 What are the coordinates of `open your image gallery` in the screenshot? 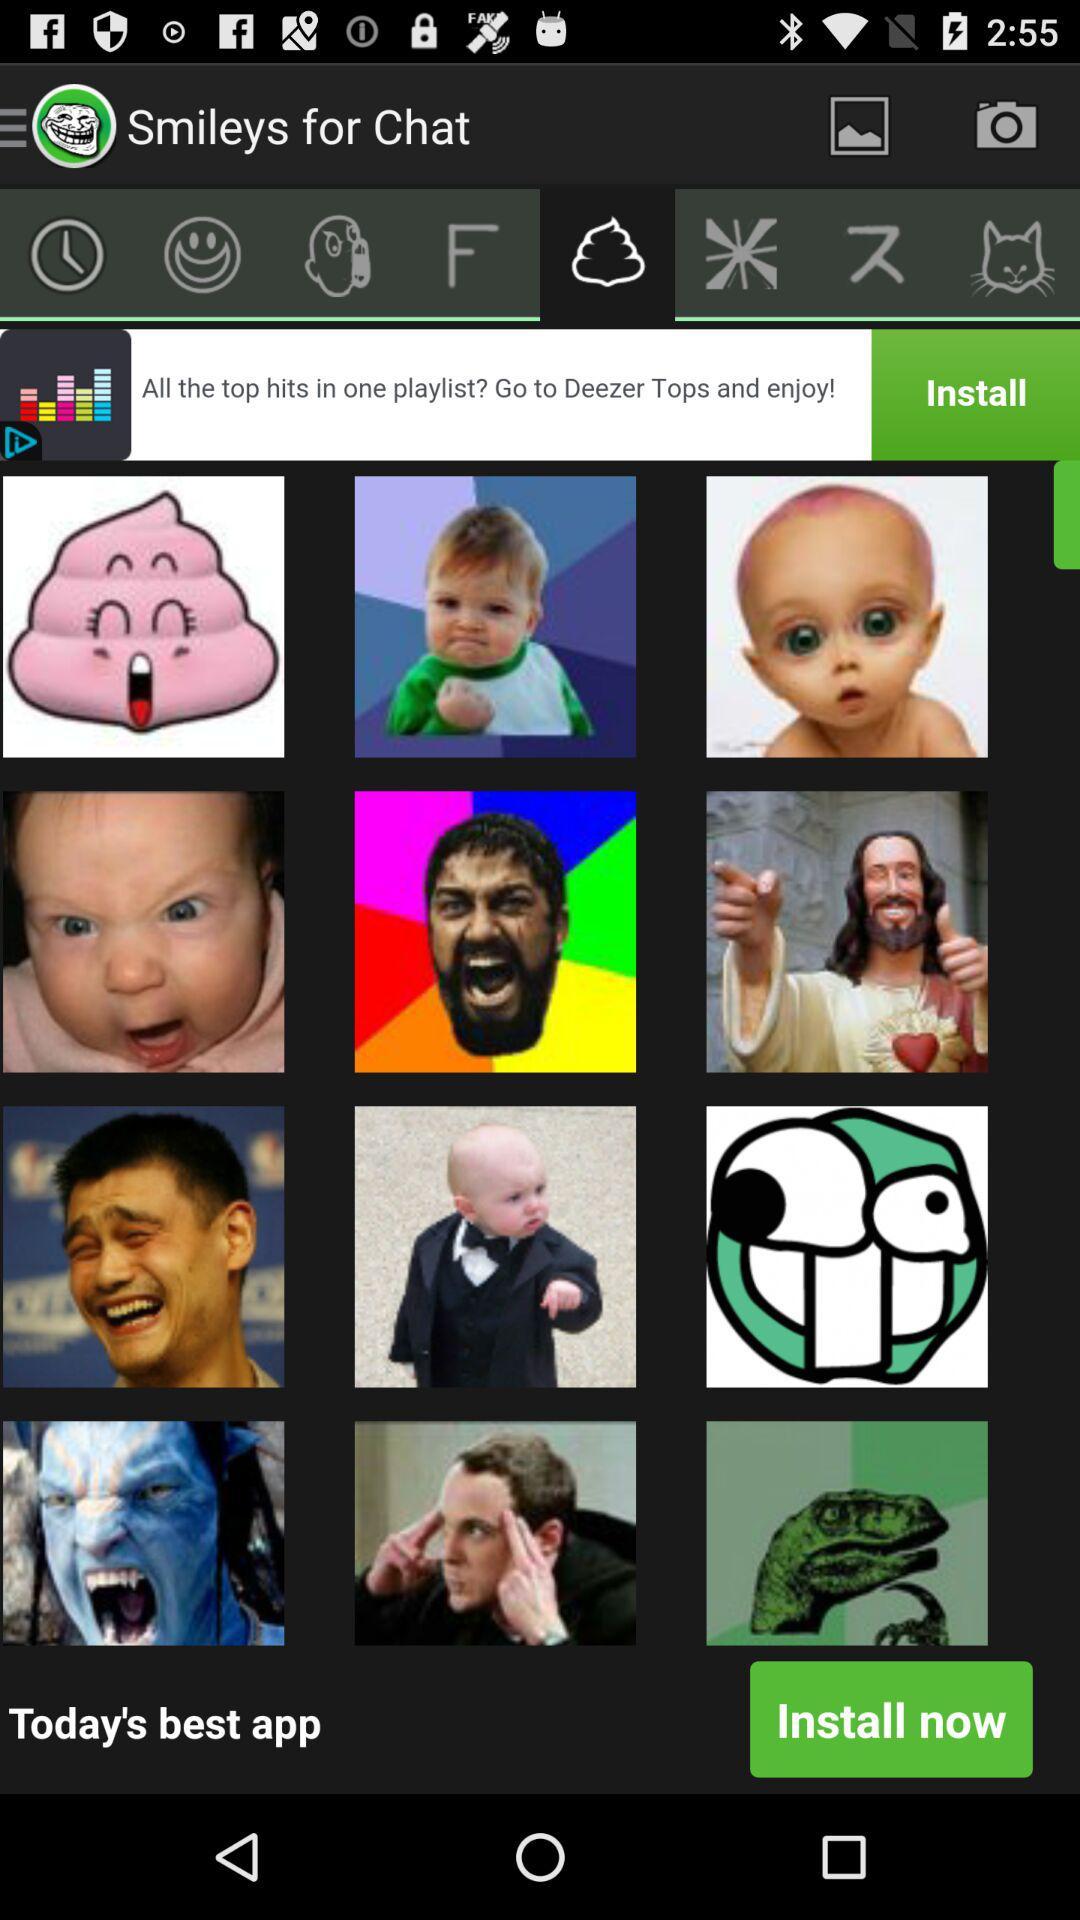 It's located at (858, 124).